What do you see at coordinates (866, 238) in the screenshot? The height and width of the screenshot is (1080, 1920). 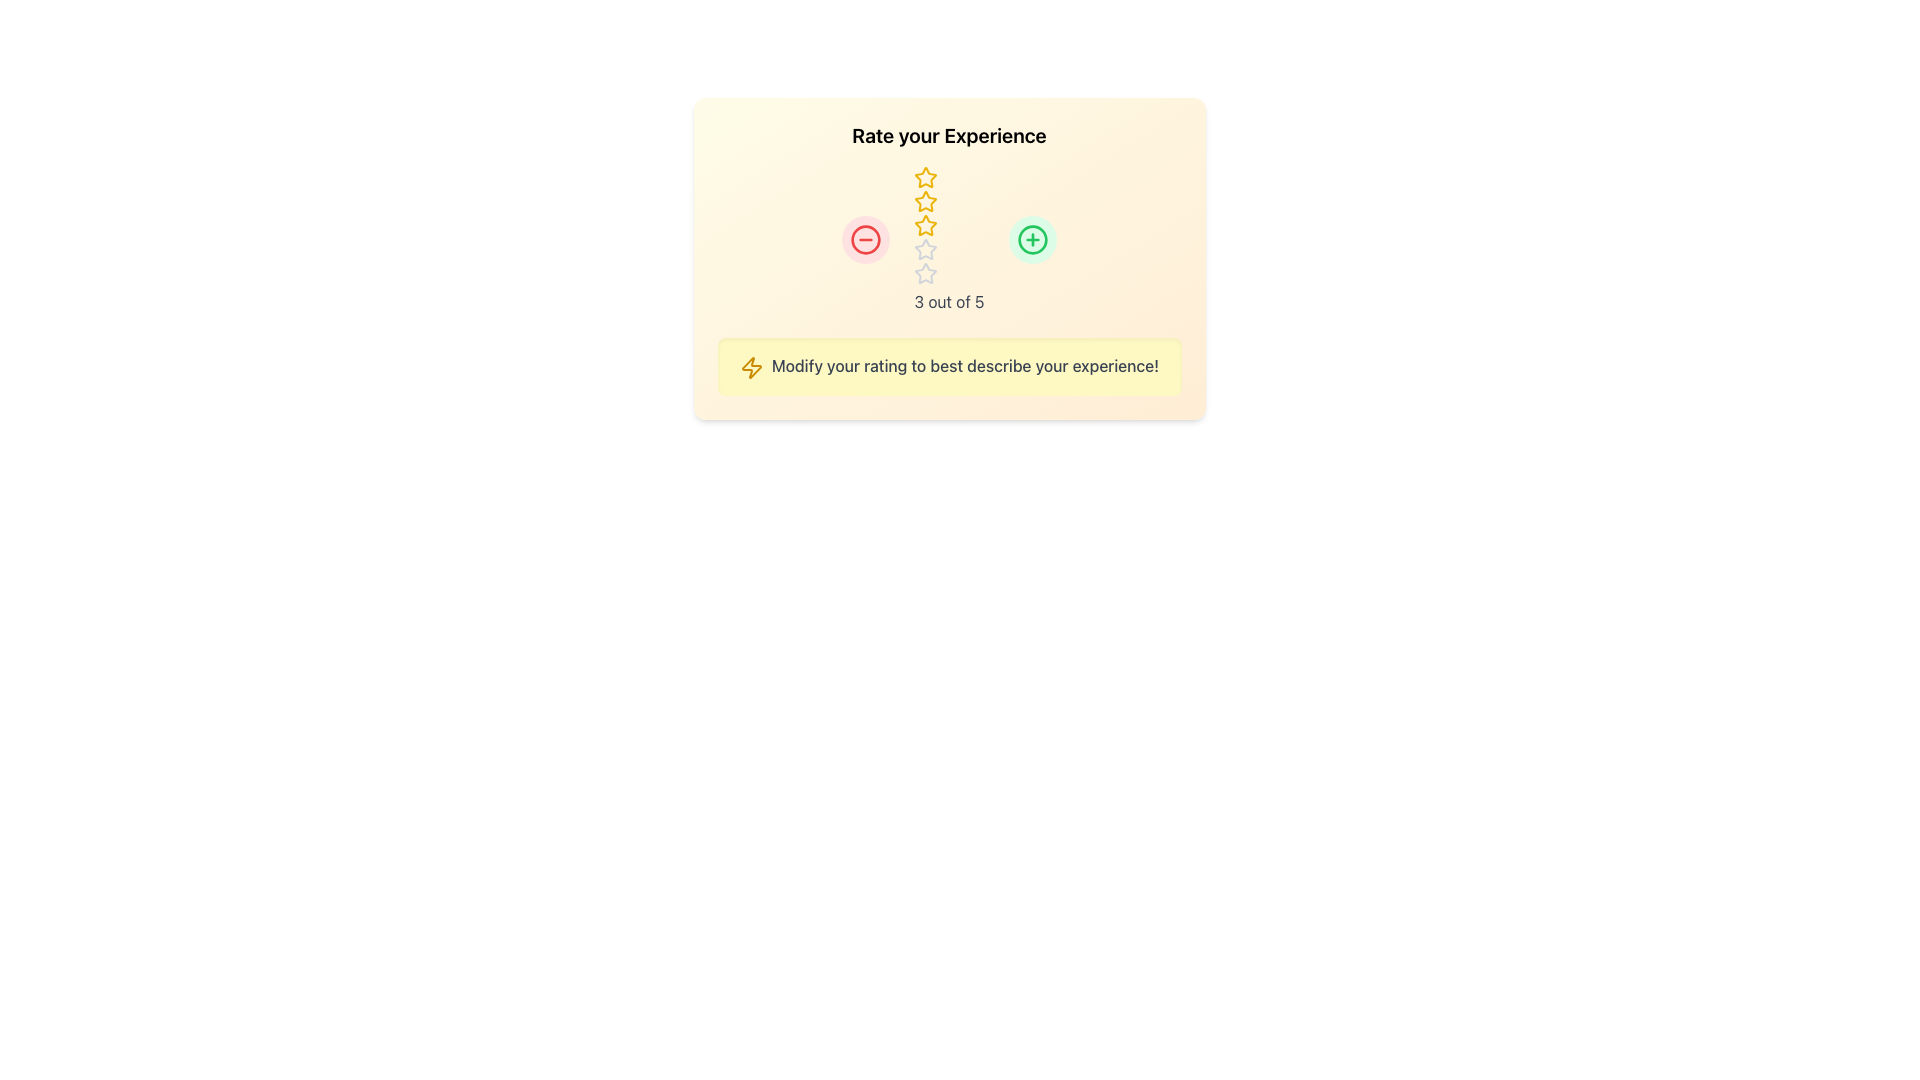 I see `the decorative SVG circle located on the left side of the star rating indicators, which indicates a 'minus' aspect` at bounding box center [866, 238].